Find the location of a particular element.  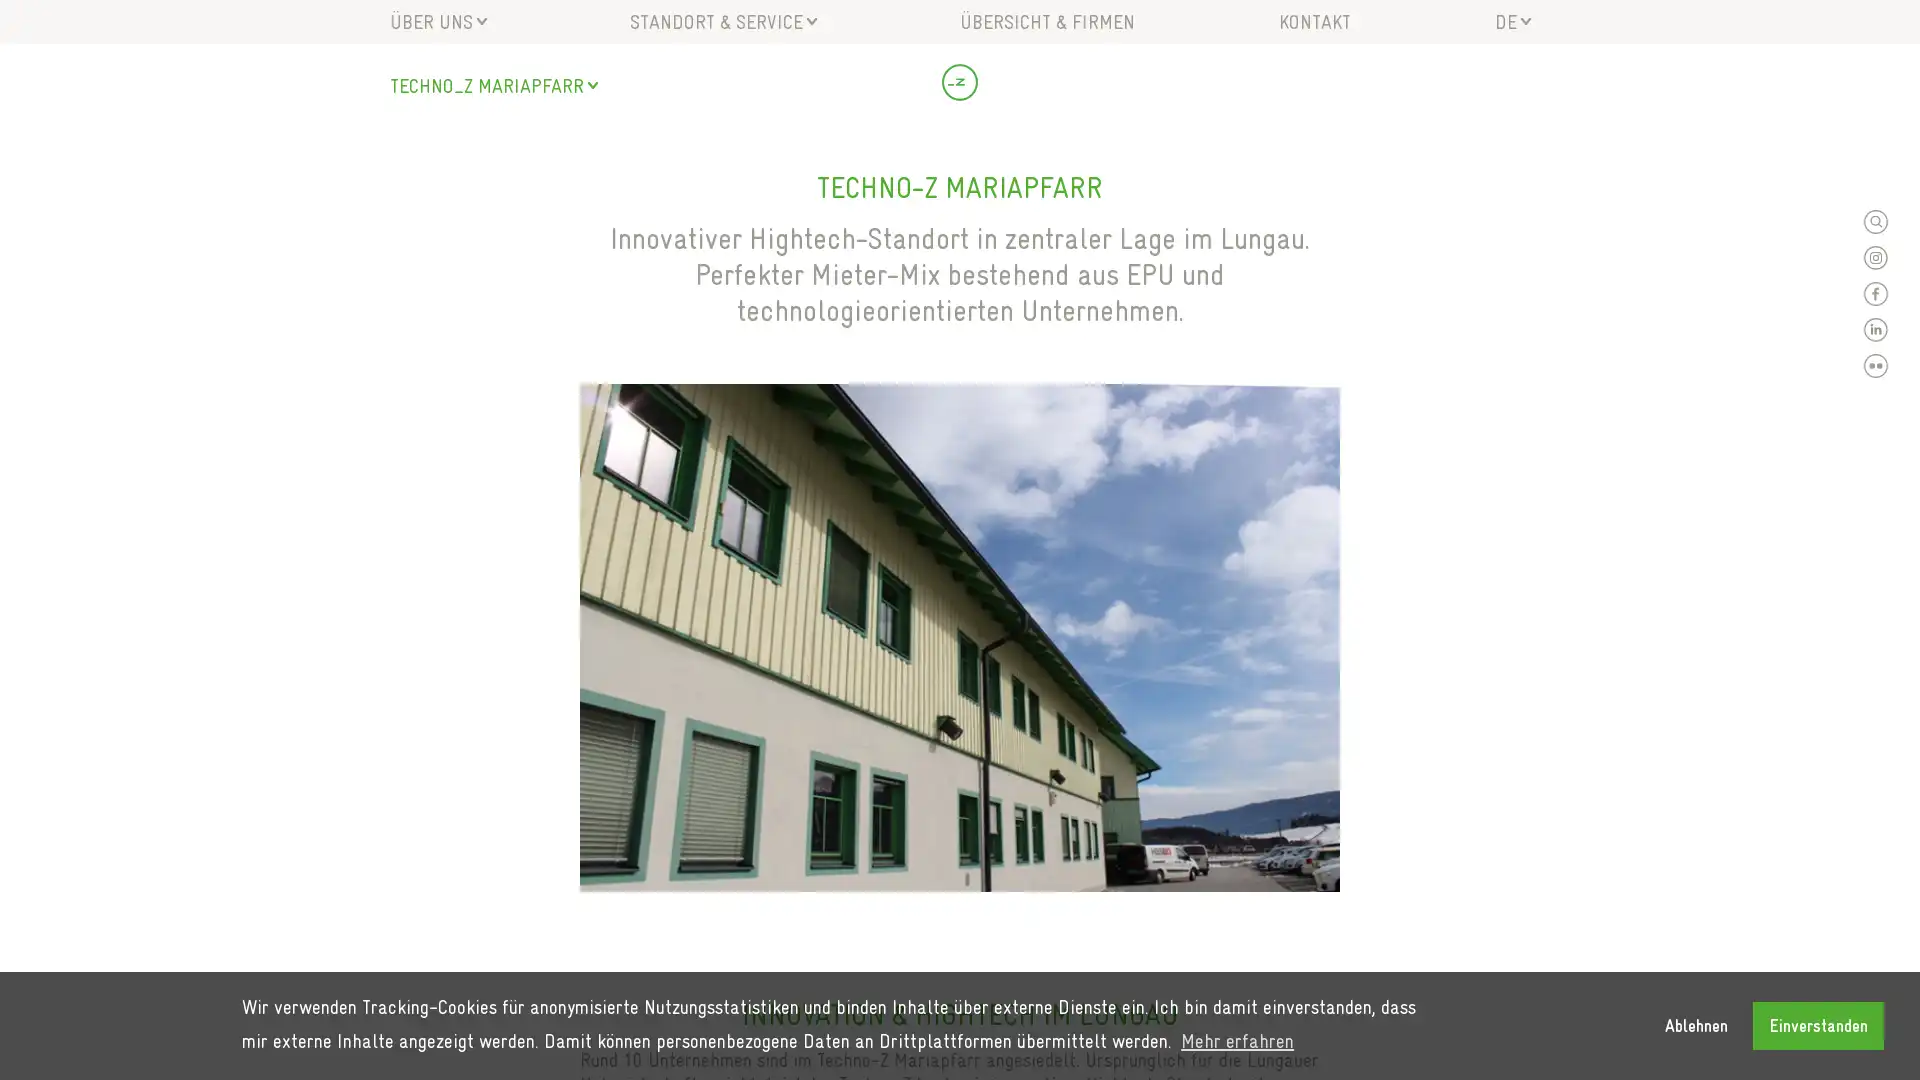

deny cookies is located at coordinates (1694, 1025).